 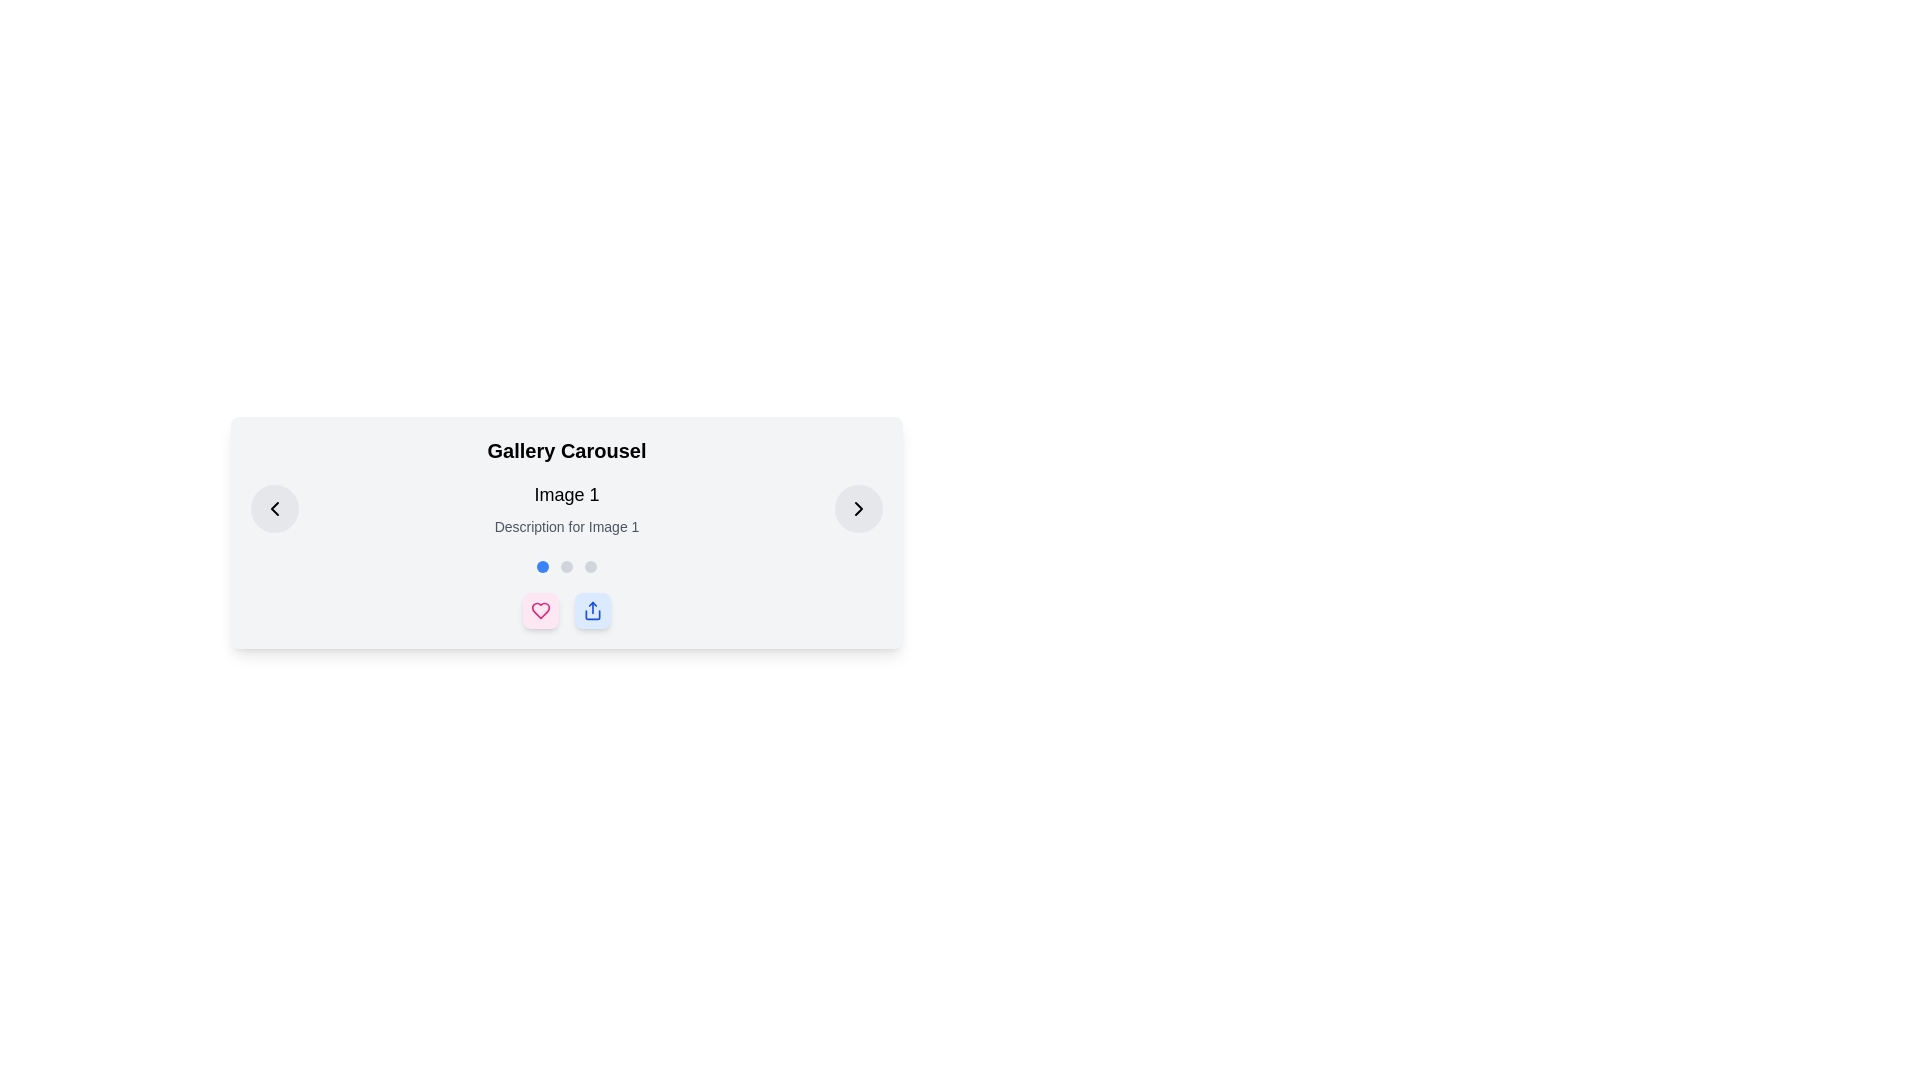 What do you see at coordinates (592, 609) in the screenshot?
I see `the second button located at the bottom of the image viewer interface to share the content currently being viewed in the image carousel` at bounding box center [592, 609].